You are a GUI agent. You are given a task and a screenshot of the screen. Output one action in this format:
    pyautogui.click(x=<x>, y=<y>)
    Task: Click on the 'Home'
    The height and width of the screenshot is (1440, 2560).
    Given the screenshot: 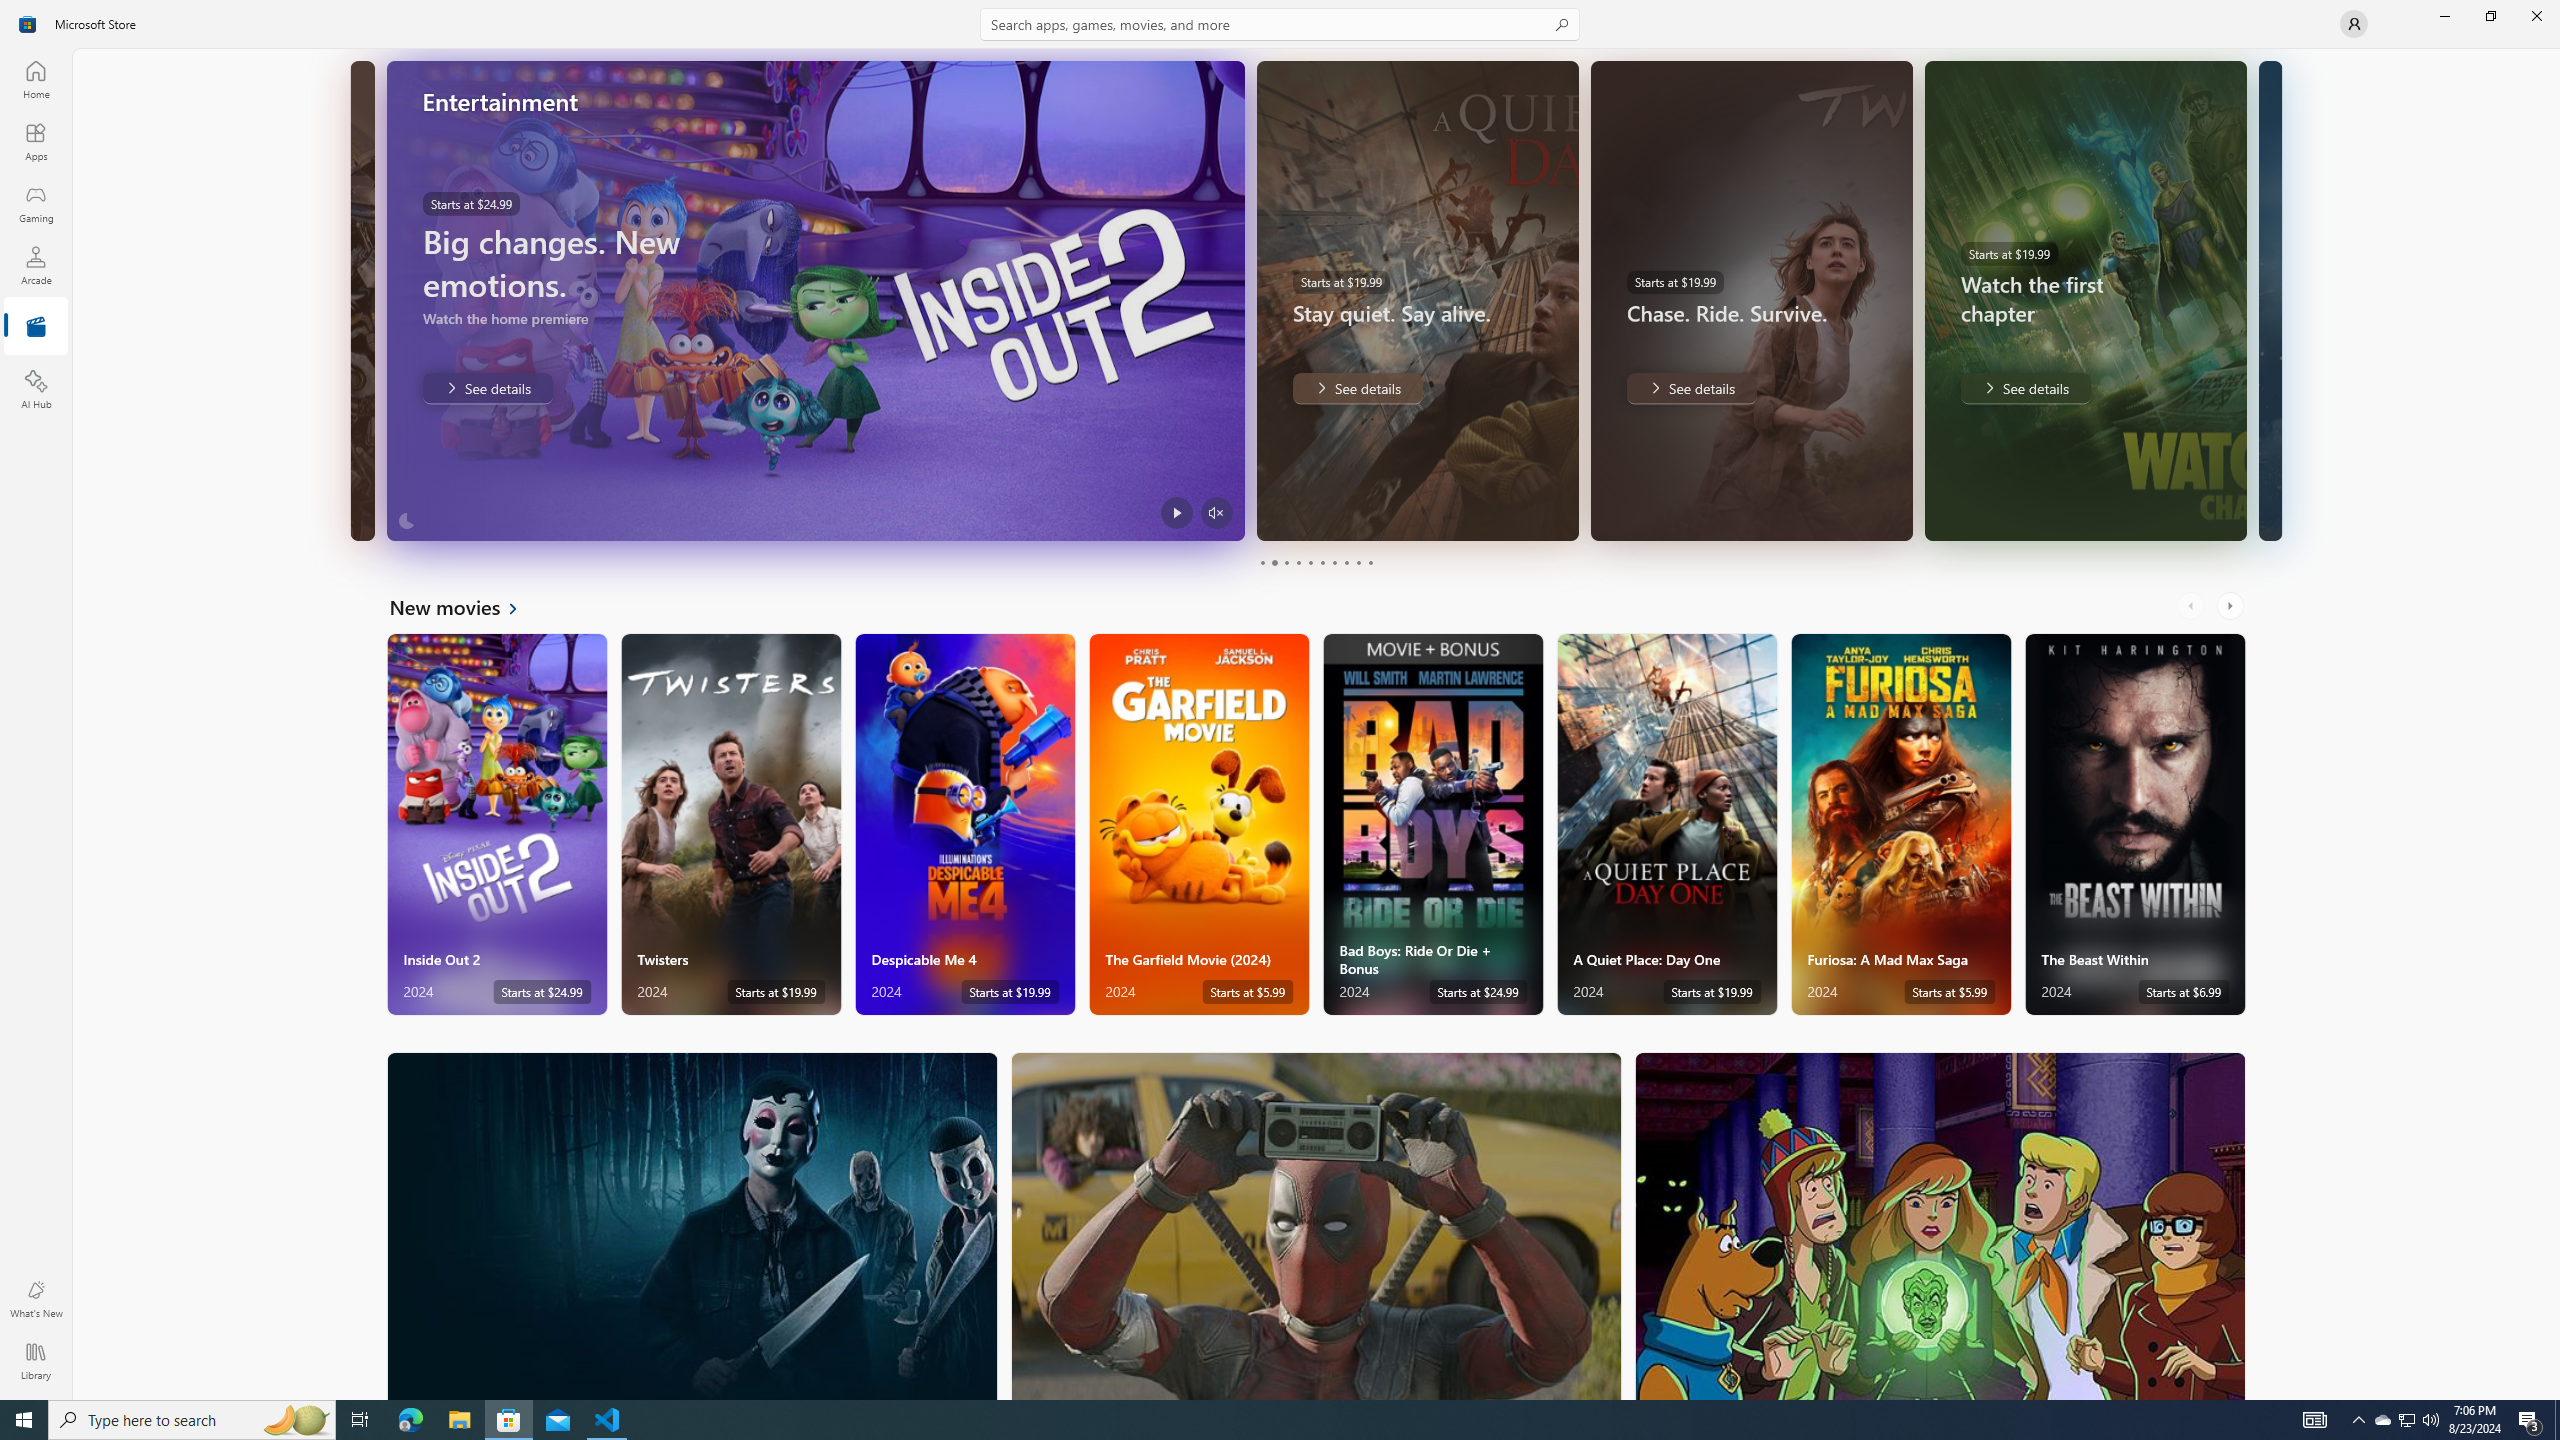 What is the action you would take?
    pyautogui.click(x=34, y=78)
    